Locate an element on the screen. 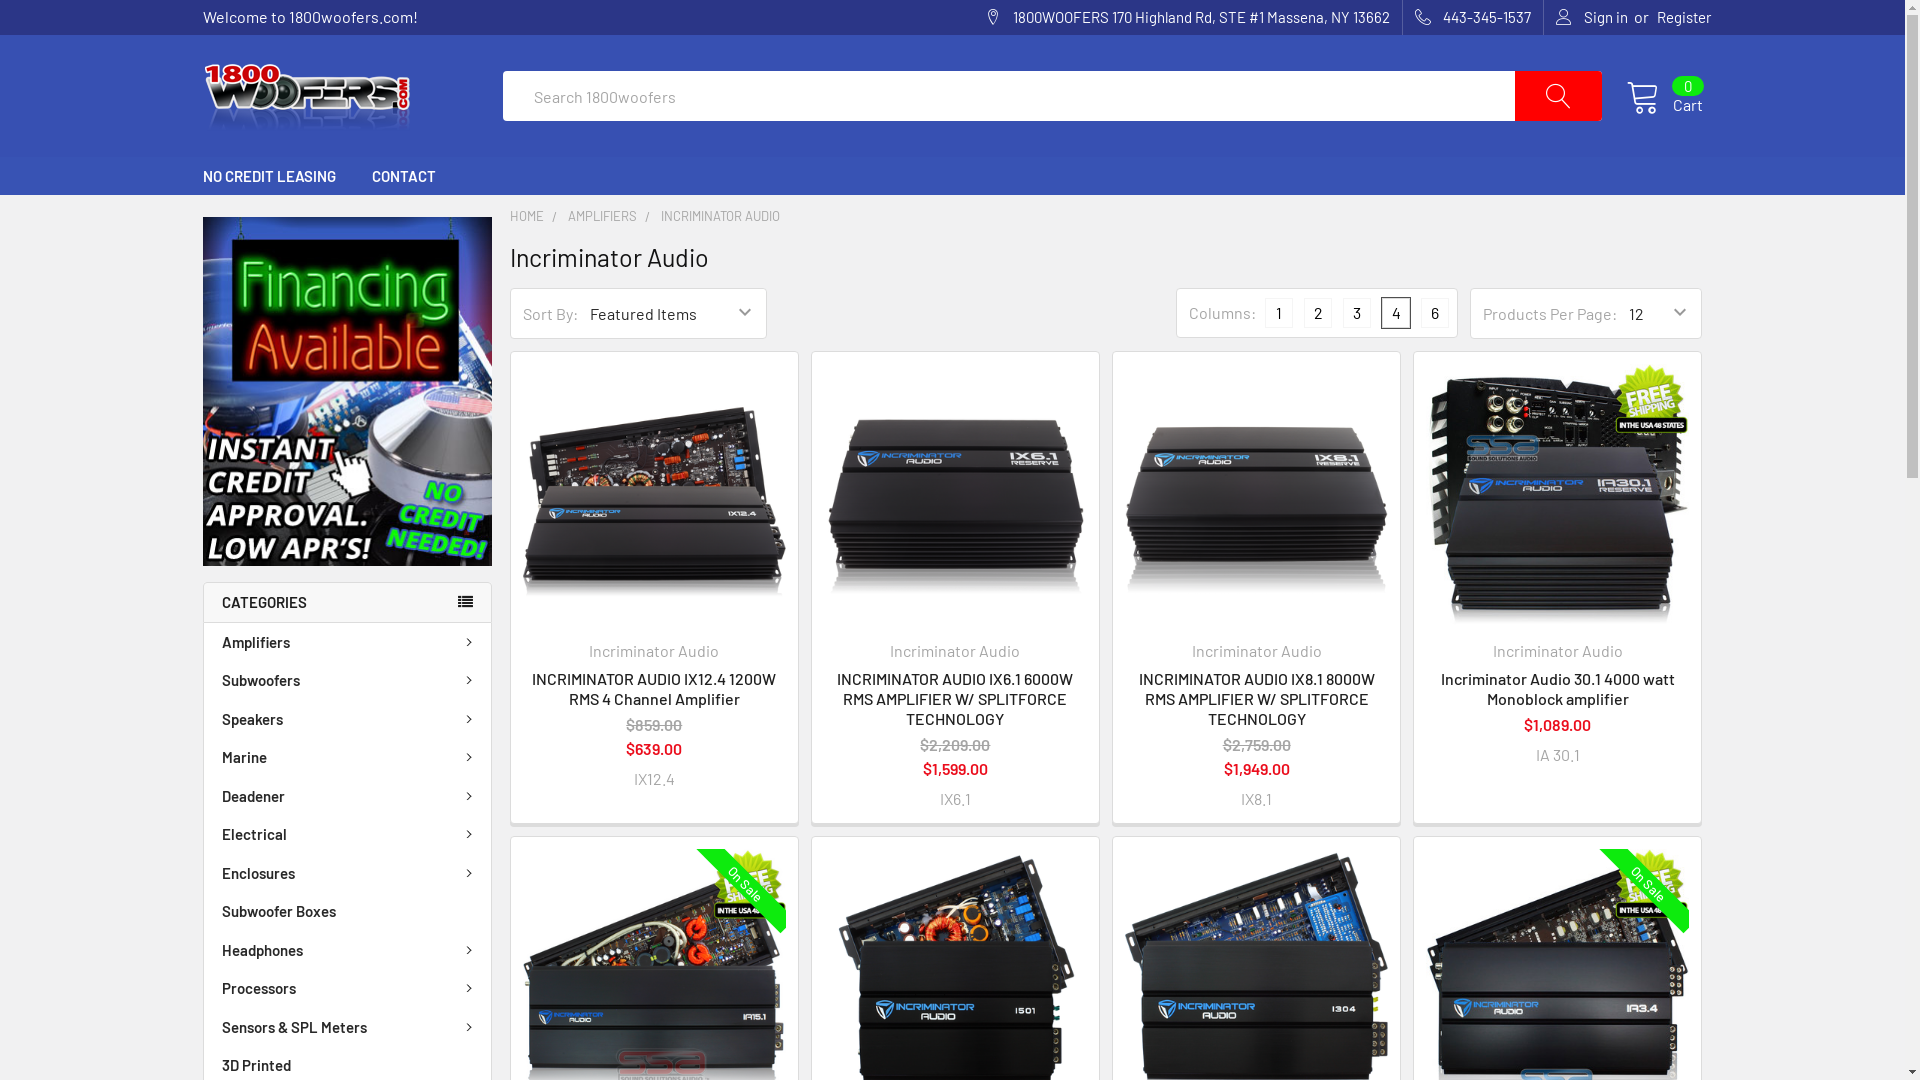 The image size is (1920, 1080). '443-345-1537' is located at coordinates (1473, 17).